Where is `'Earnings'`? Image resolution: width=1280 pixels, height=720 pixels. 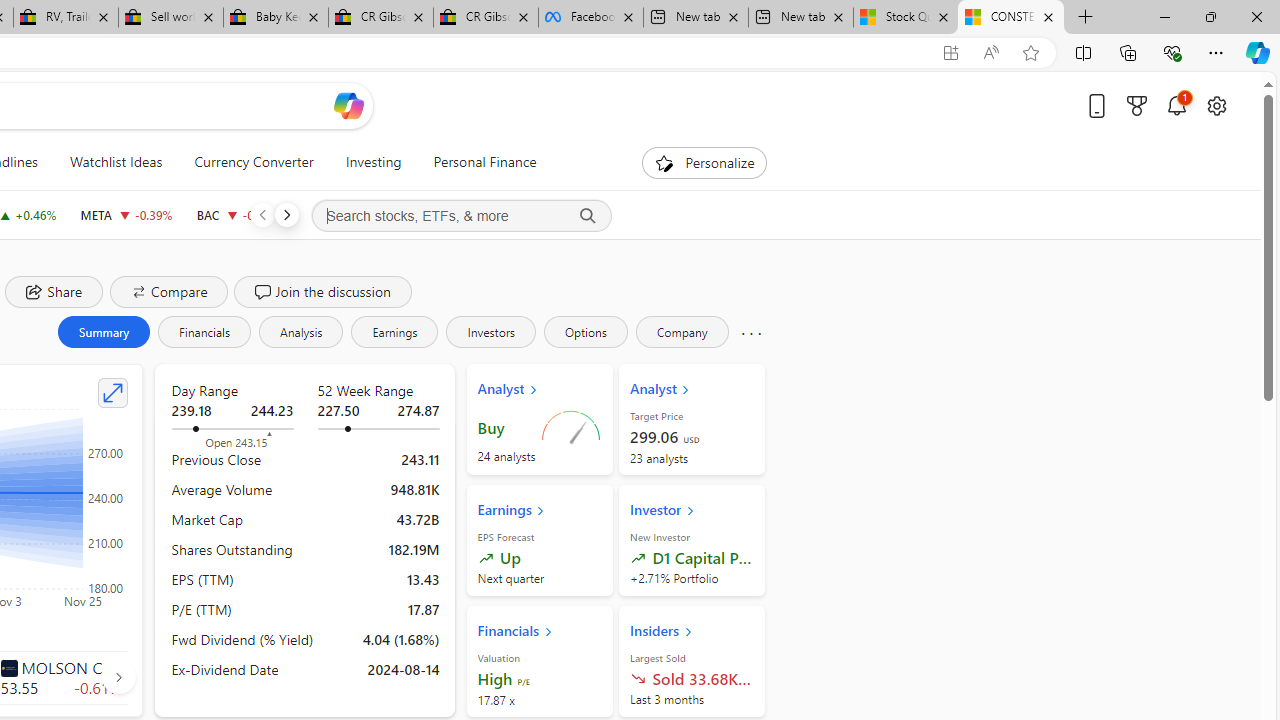
'Earnings' is located at coordinates (394, 330).